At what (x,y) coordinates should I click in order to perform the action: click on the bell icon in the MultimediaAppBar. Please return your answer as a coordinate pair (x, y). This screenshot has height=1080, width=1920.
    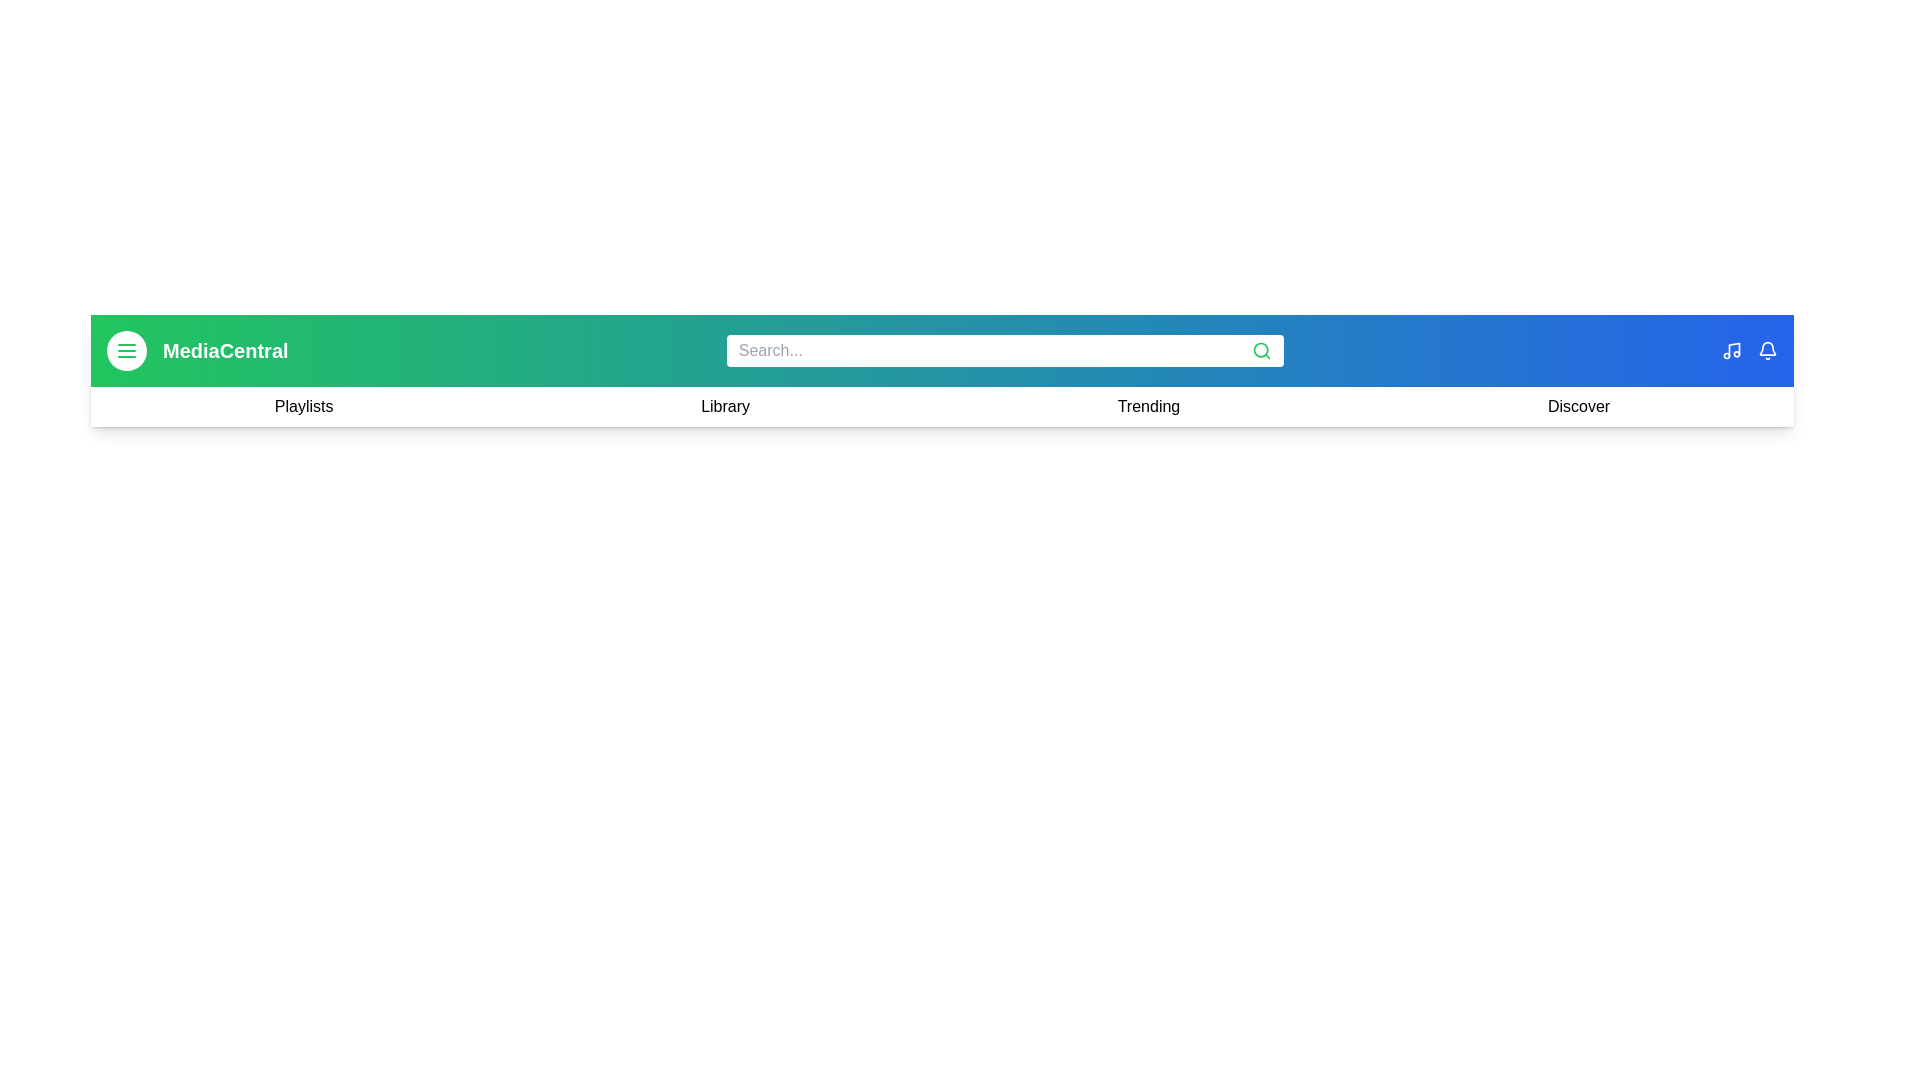
    Looking at the image, I should click on (1766, 350).